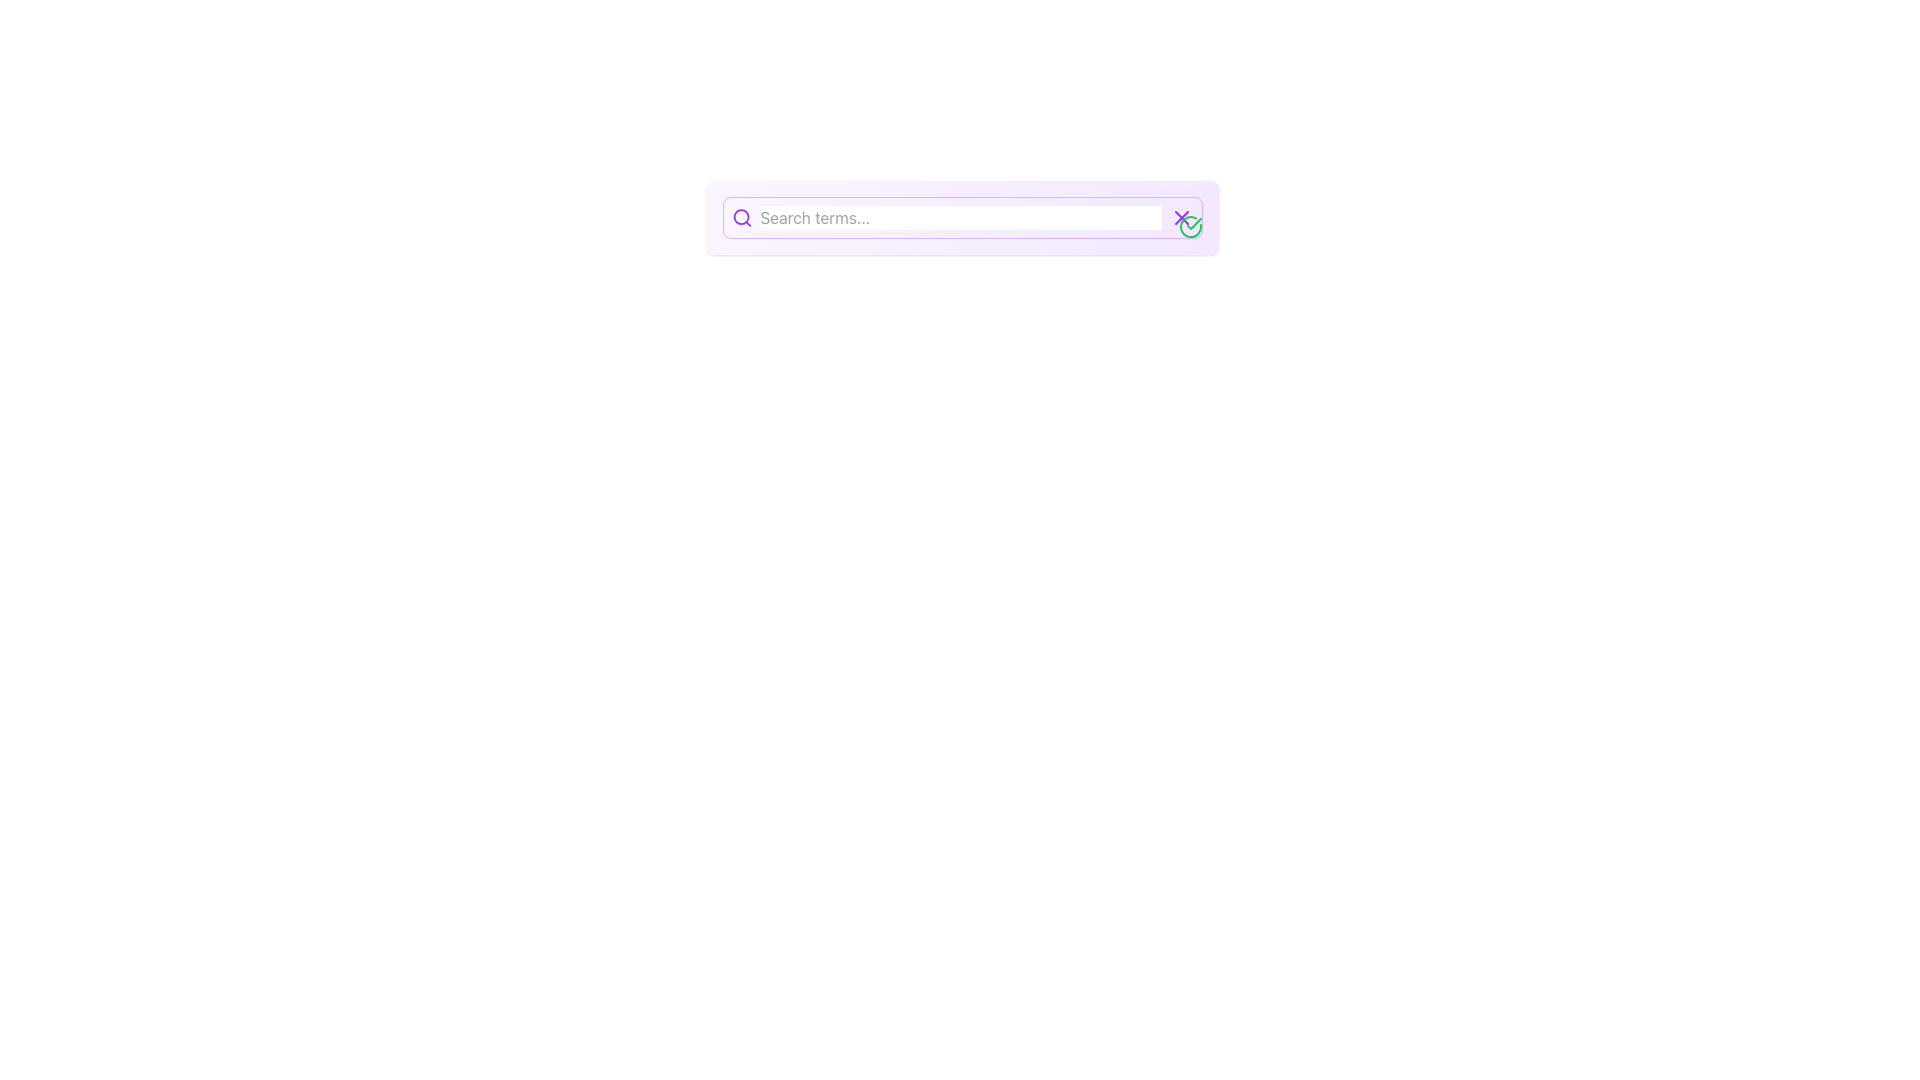 The image size is (1920, 1080). I want to click on the clear button icon located at the far-right end of the input field to clear the input text, so click(1181, 218).